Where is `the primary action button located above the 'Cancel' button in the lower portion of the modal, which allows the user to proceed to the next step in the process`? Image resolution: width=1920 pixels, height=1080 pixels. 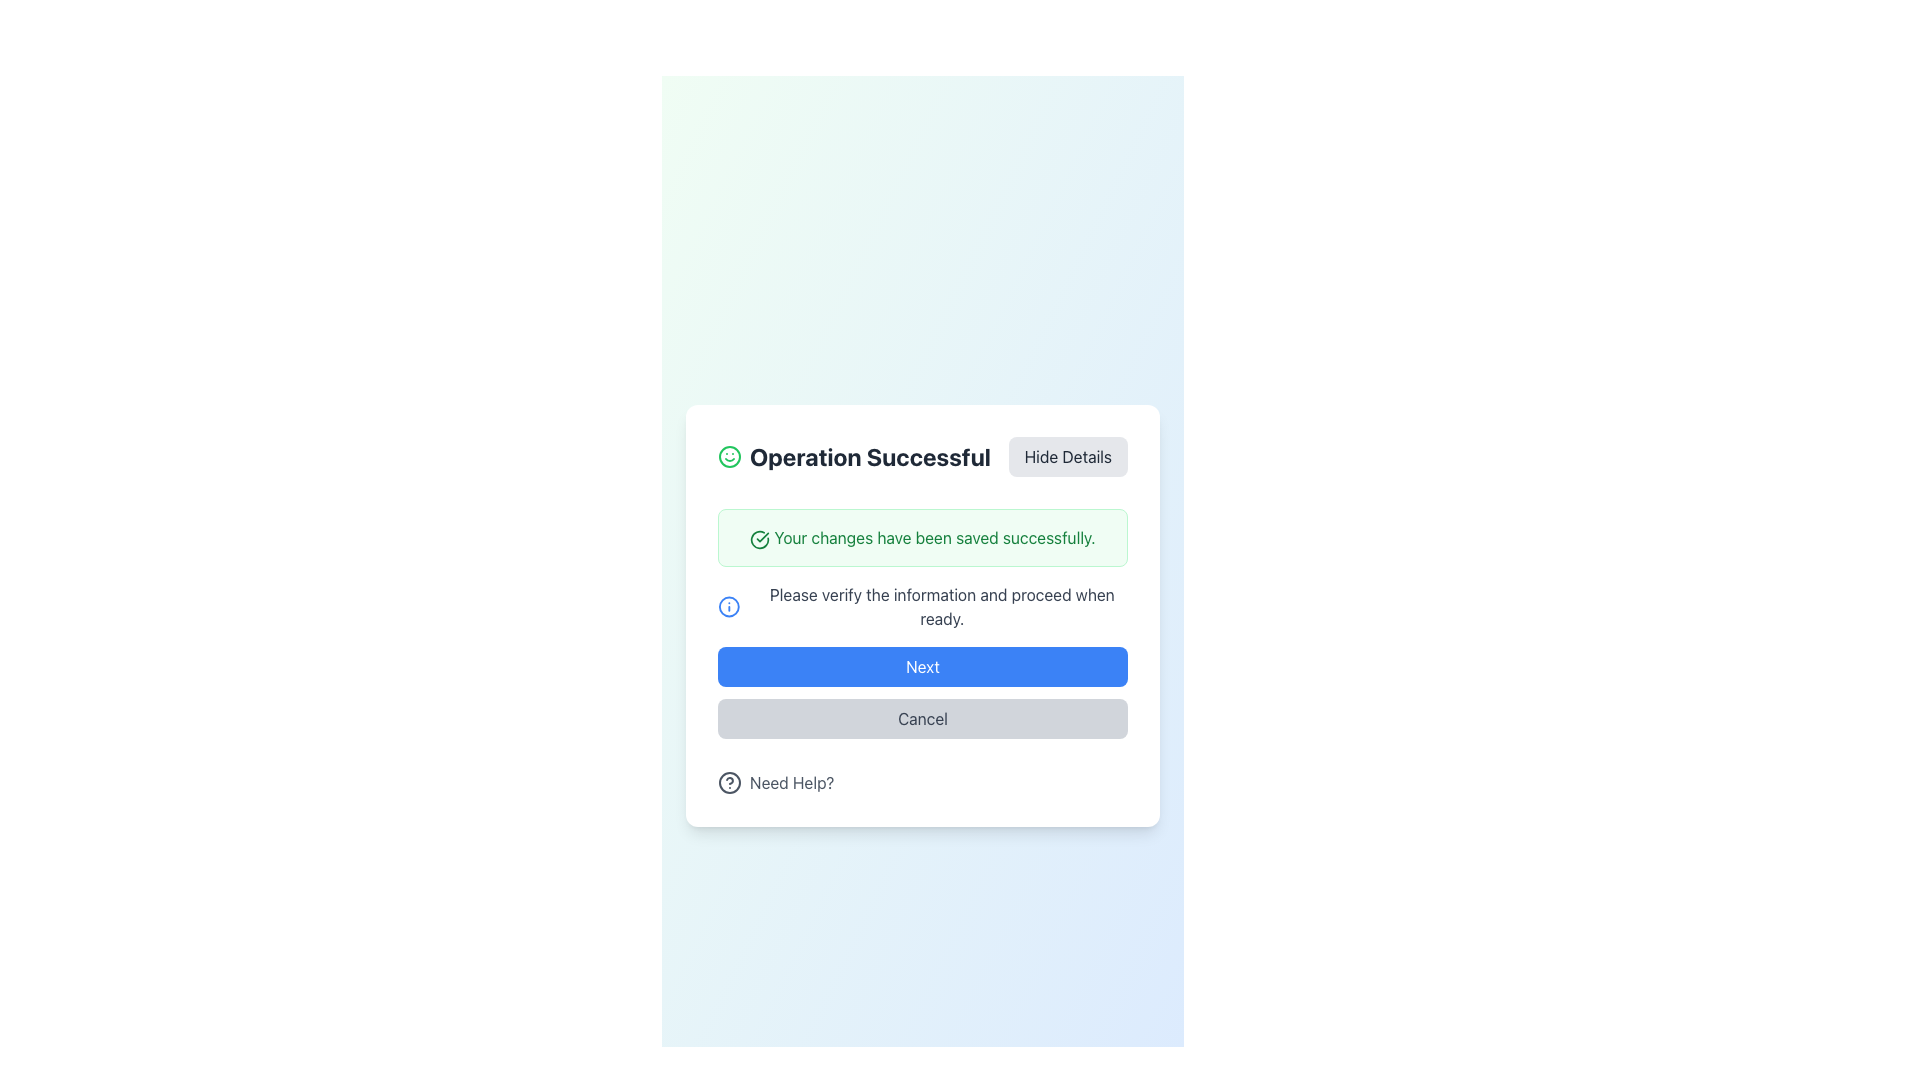
the primary action button located above the 'Cancel' button in the lower portion of the modal, which allows the user to proceed to the next step in the process is located at coordinates (921, 667).